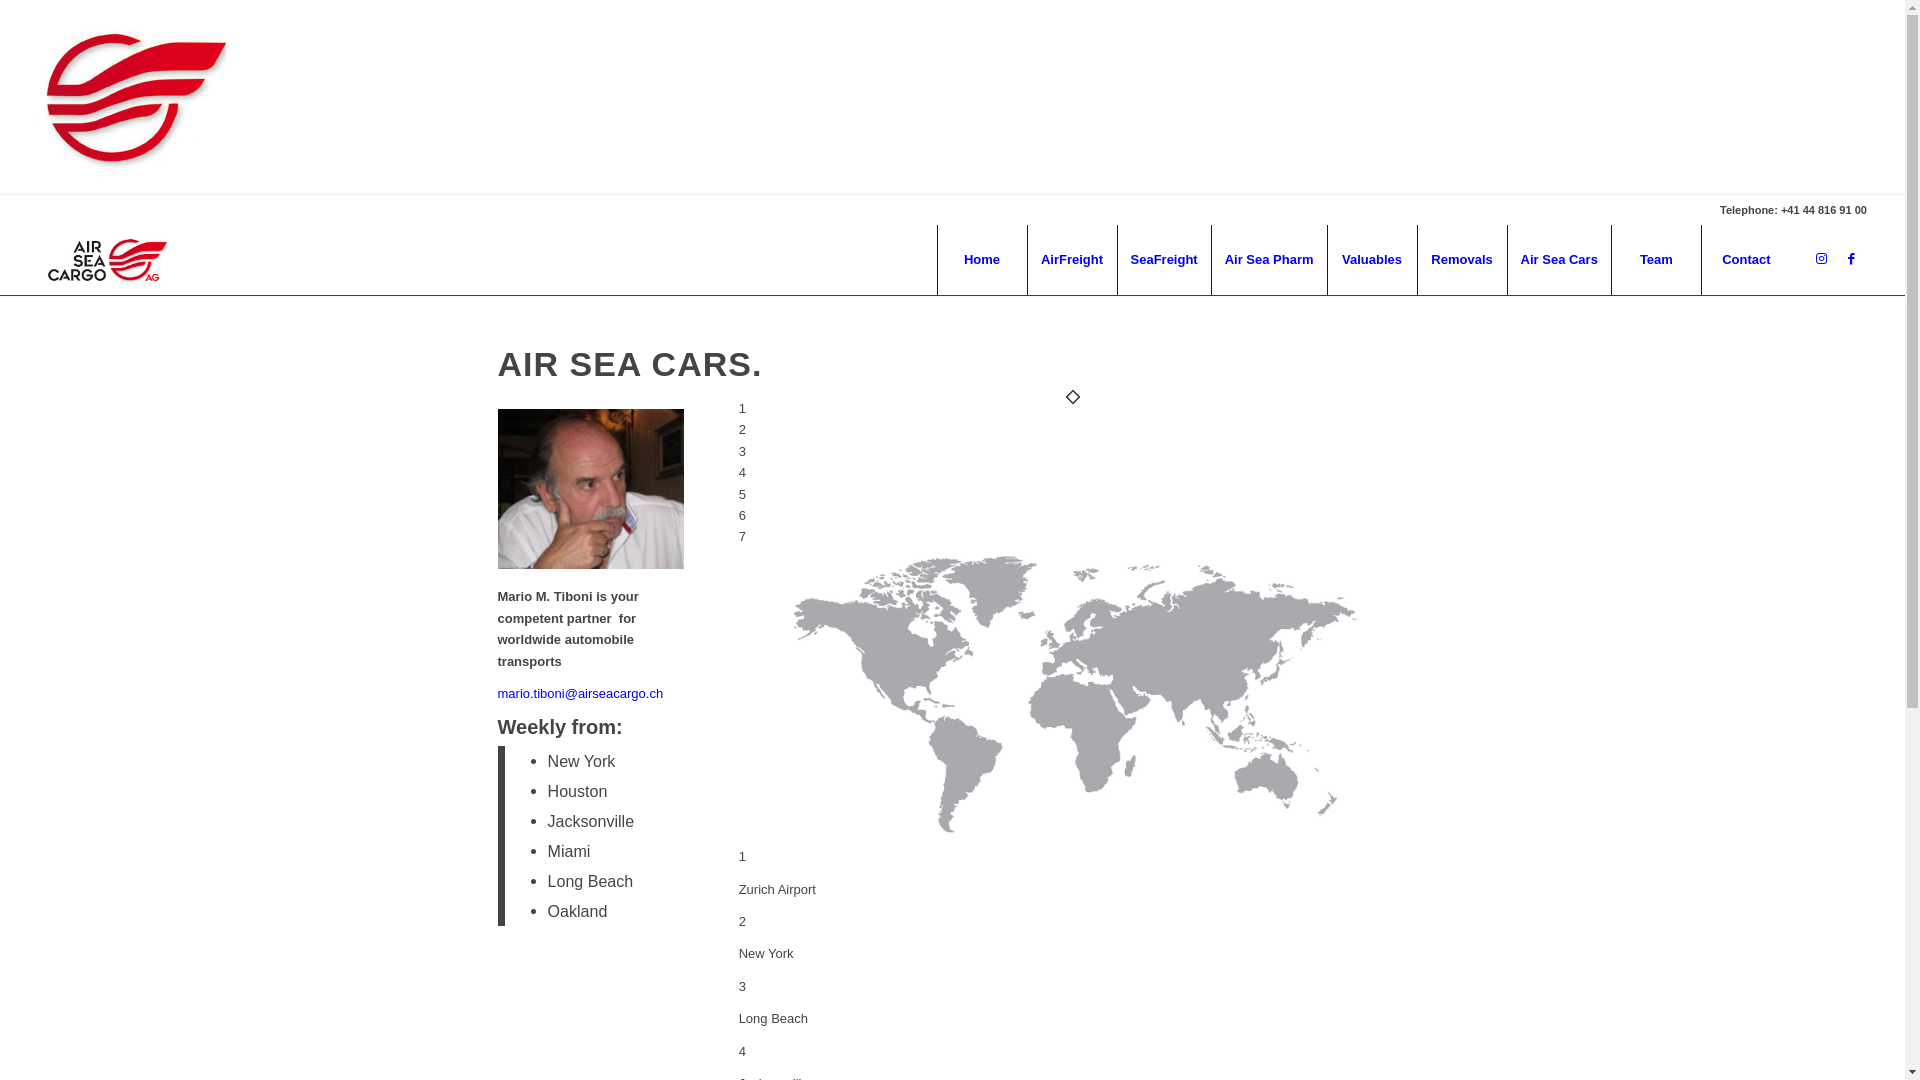  What do you see at coordinates (1069, 258) in the screenshot?
I see `'AirFreight'` at bounding box center [1069, 258].